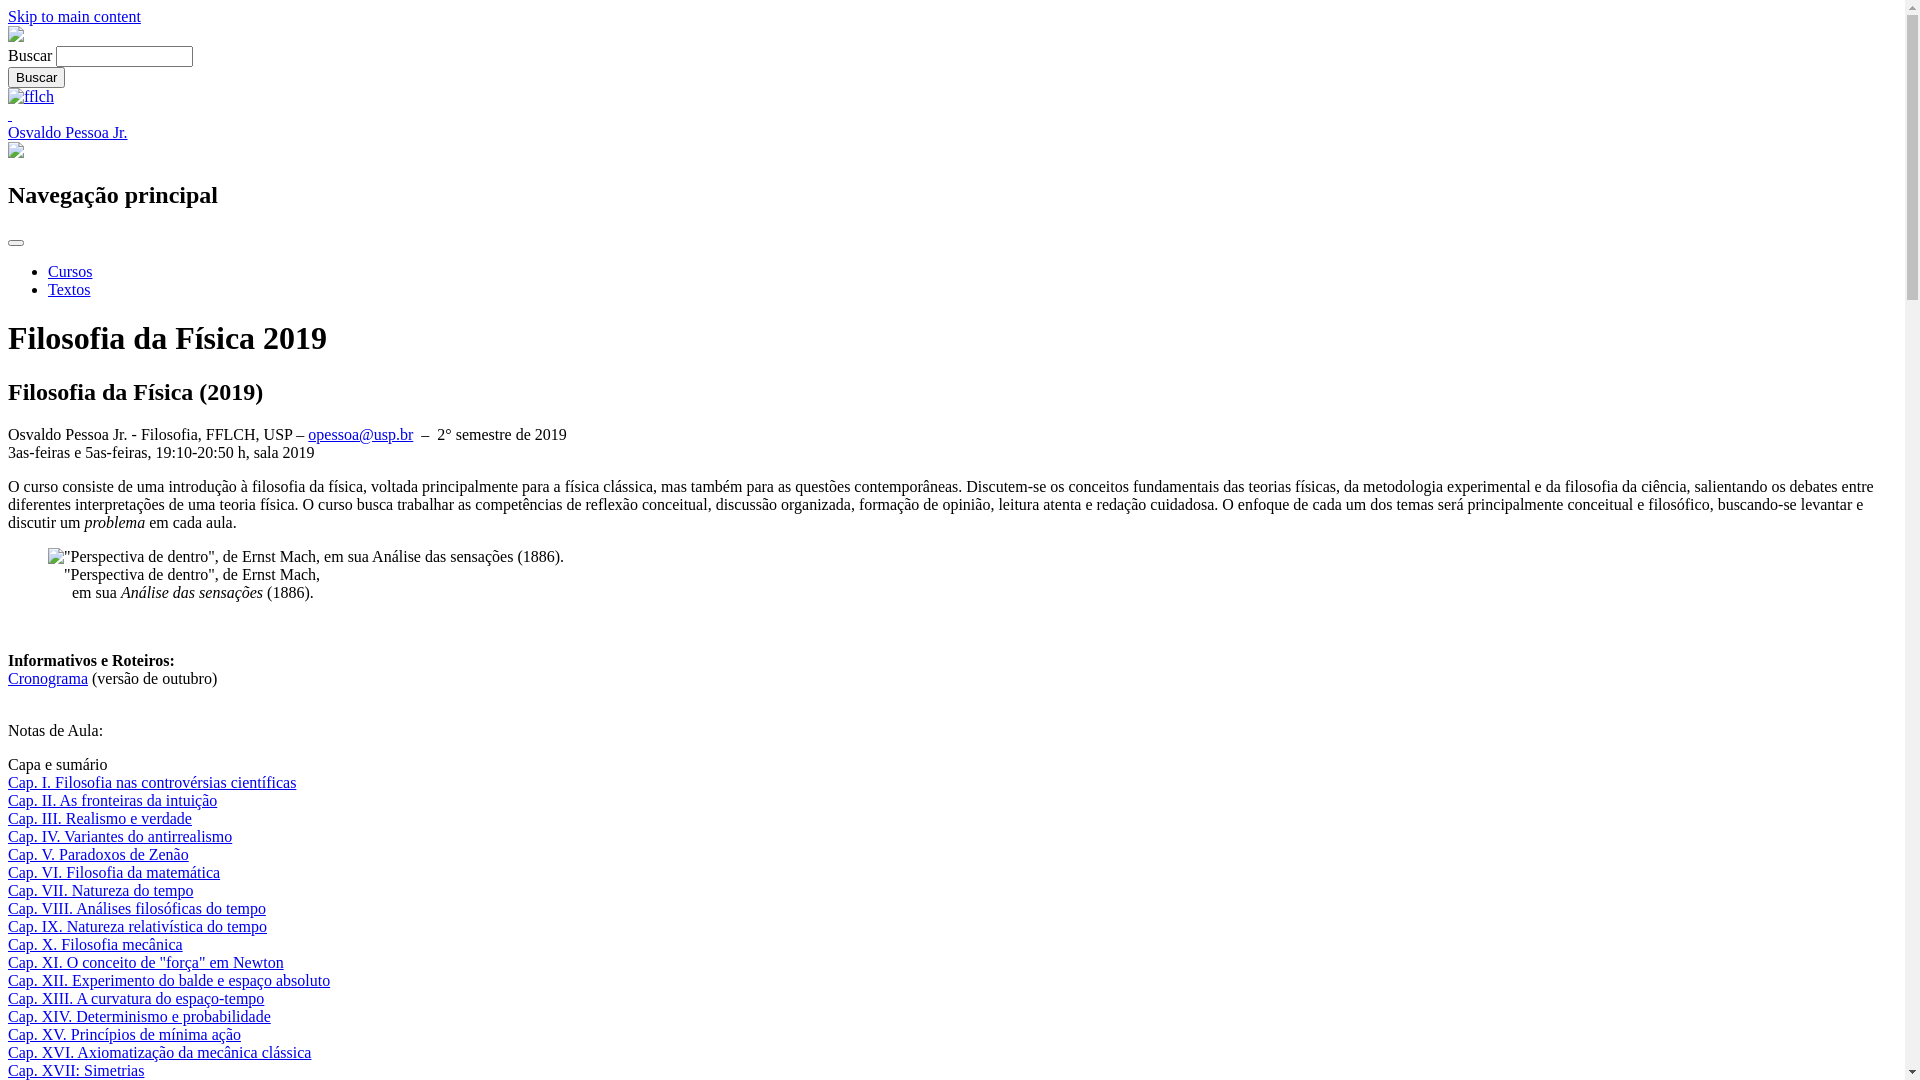 The height and width of the screenshot is (1080, 1920). What do you see at coordinates (68, 289) in the screenshot?
I see `'Textos'` at bounding box center [68, 289].